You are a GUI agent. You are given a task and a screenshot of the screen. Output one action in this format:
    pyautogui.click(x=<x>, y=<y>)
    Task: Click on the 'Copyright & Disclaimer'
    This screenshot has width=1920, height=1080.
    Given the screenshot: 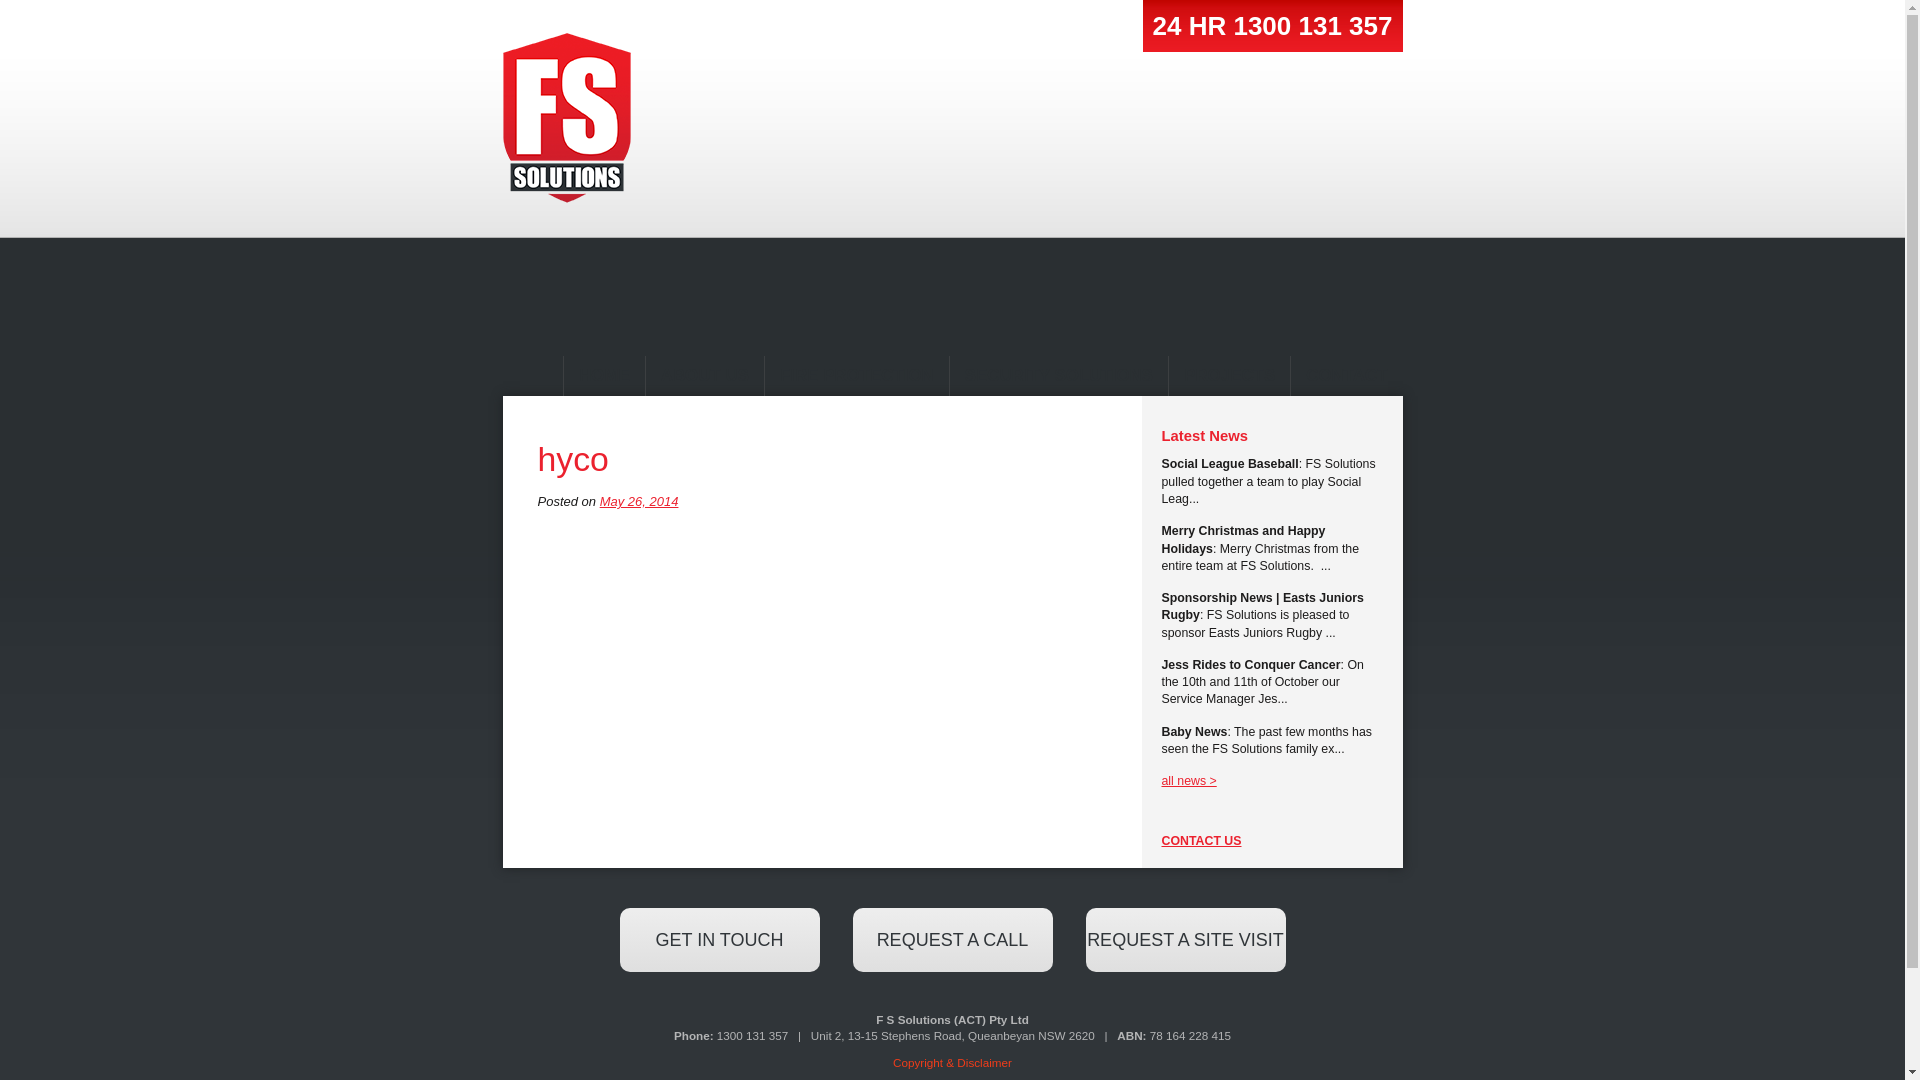 What is the action you would take?
    pyautogui.click(x=951, y=1061)
    